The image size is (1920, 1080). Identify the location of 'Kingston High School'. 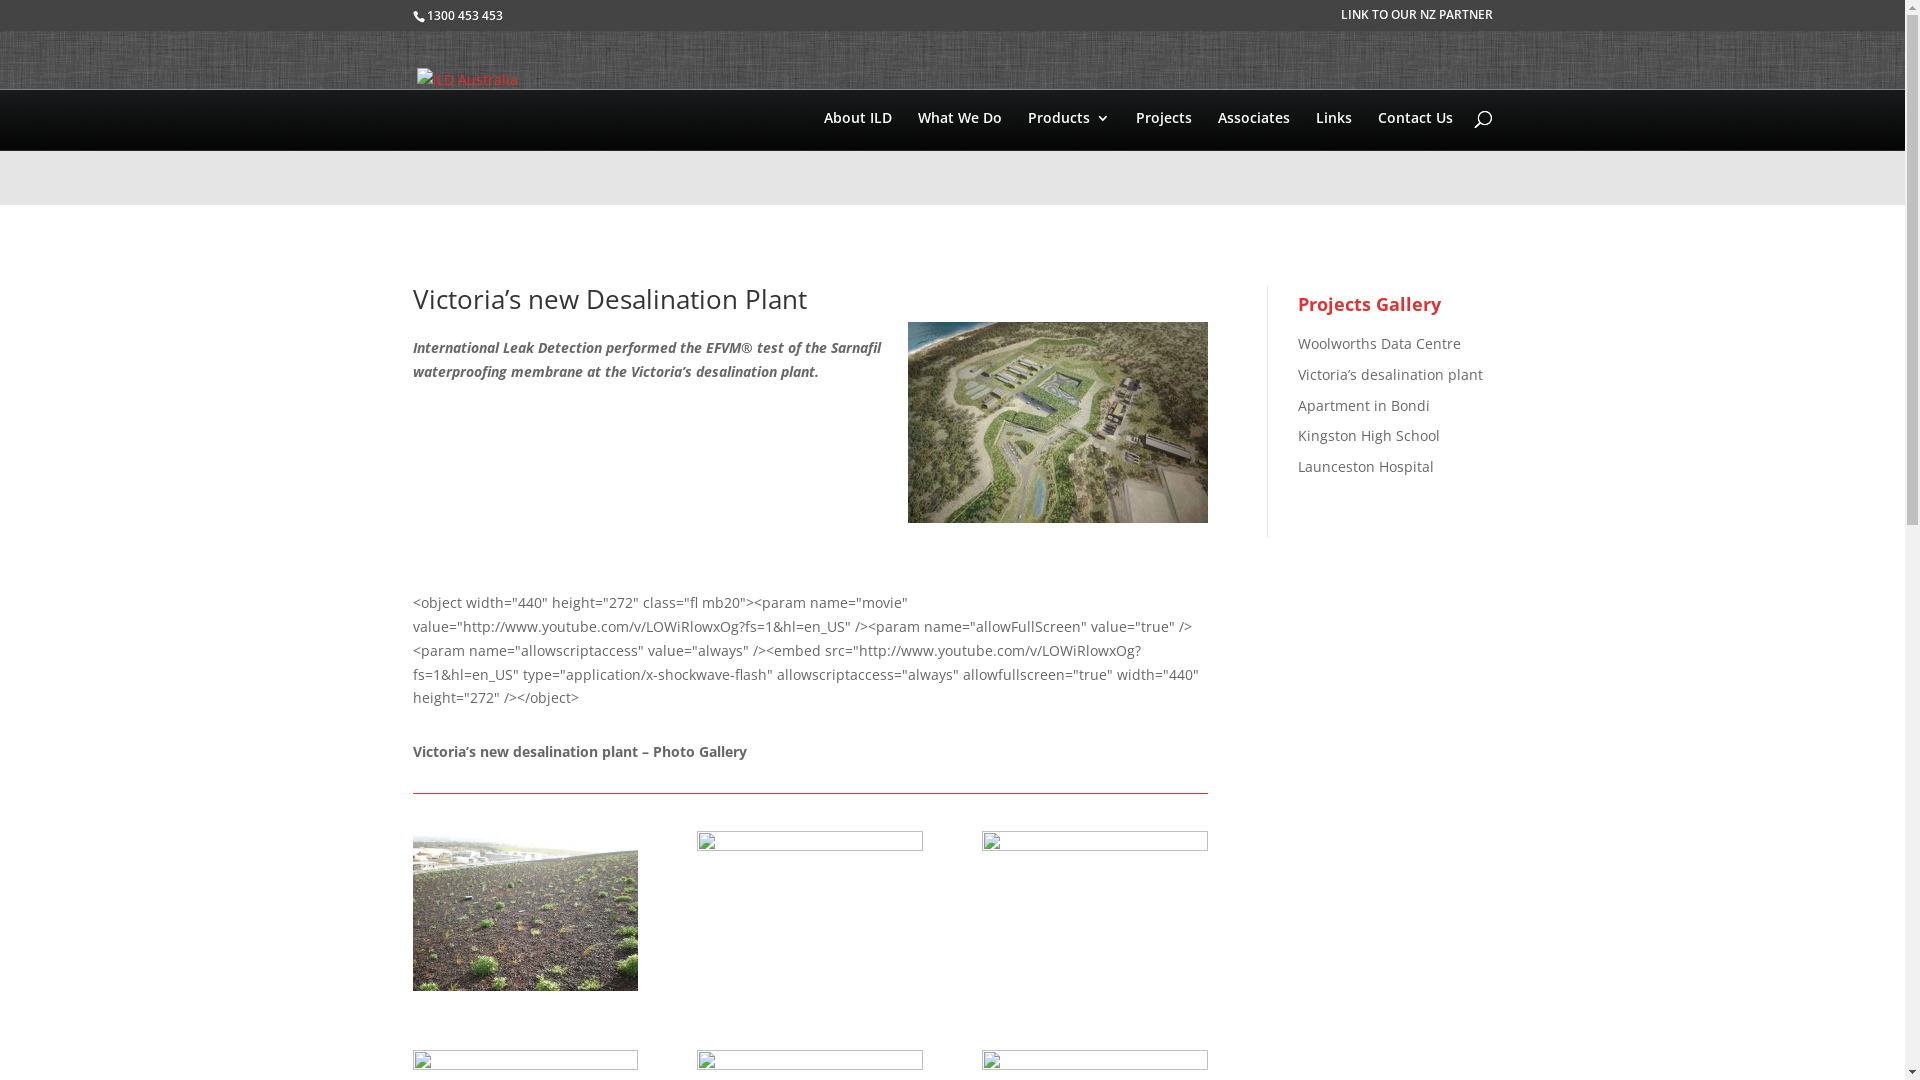
(1367, 434).